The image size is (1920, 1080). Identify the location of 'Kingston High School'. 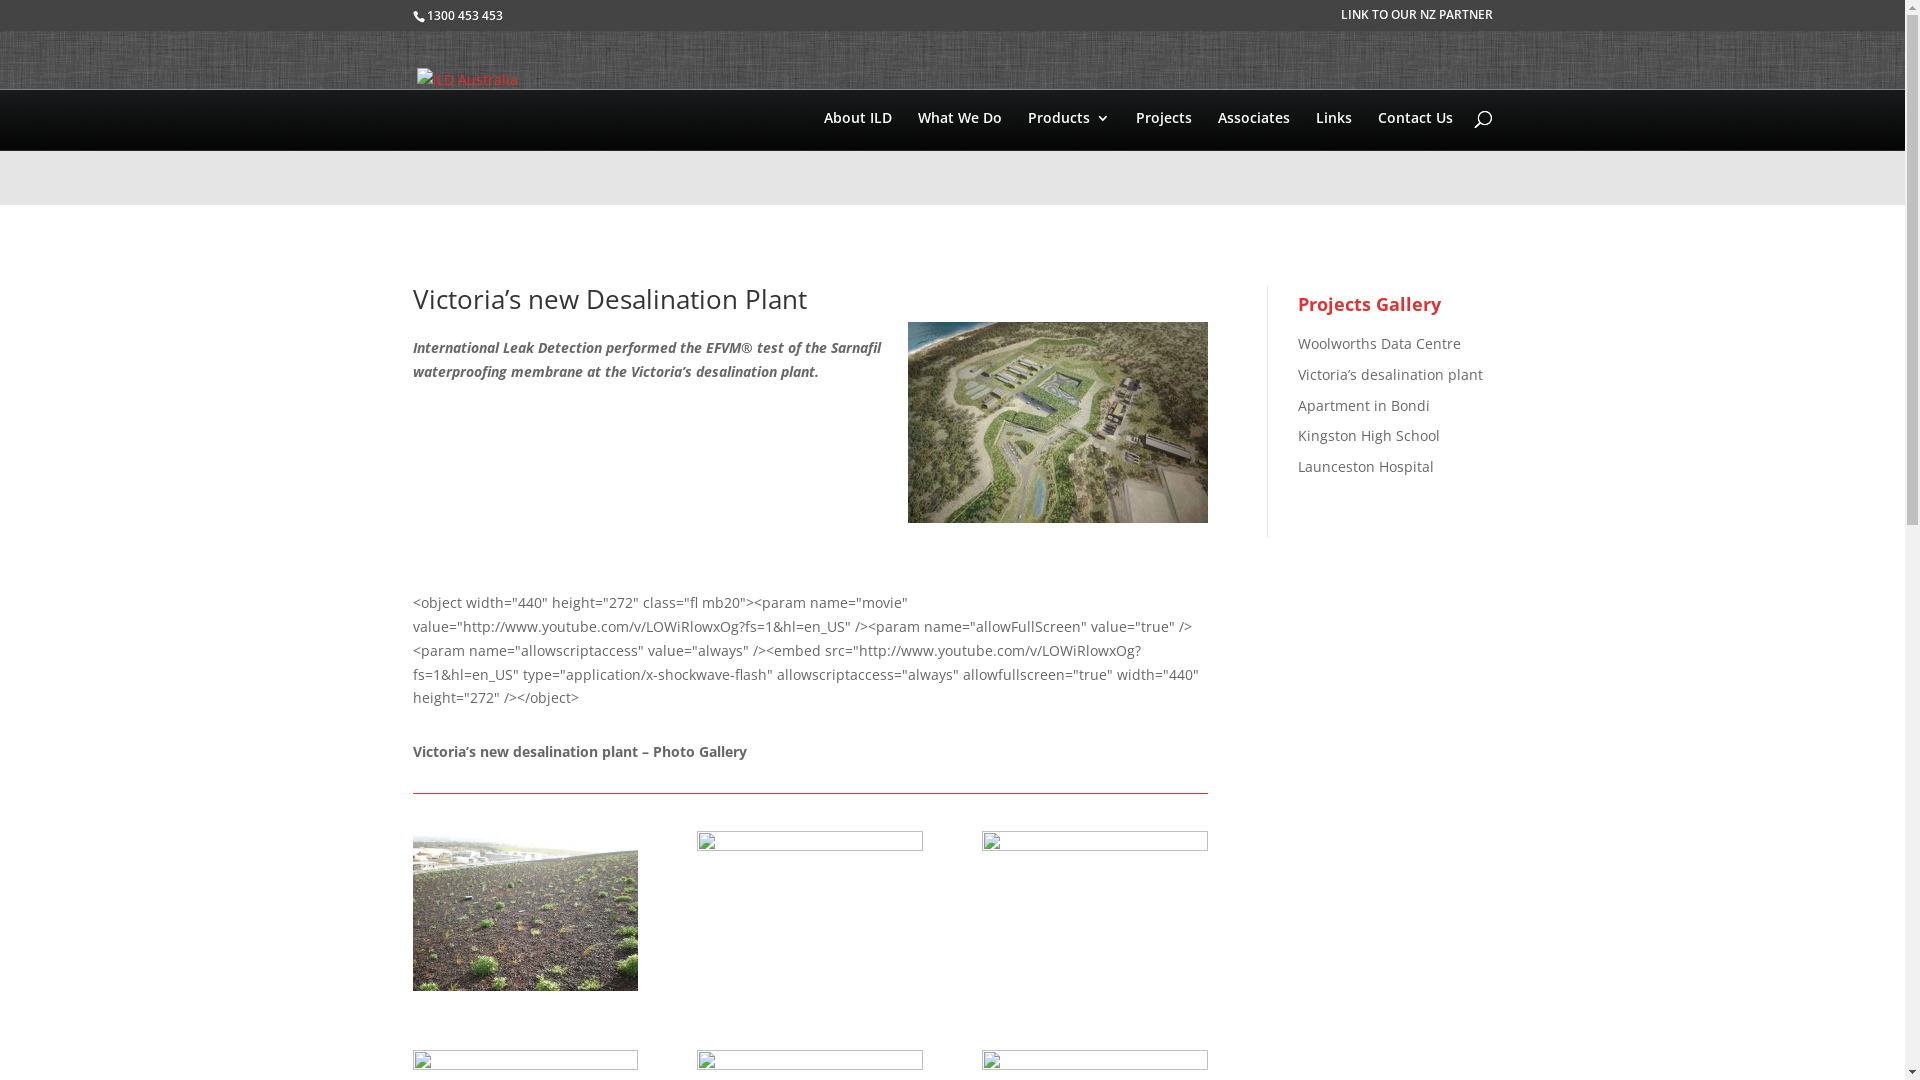
(1367, 434).